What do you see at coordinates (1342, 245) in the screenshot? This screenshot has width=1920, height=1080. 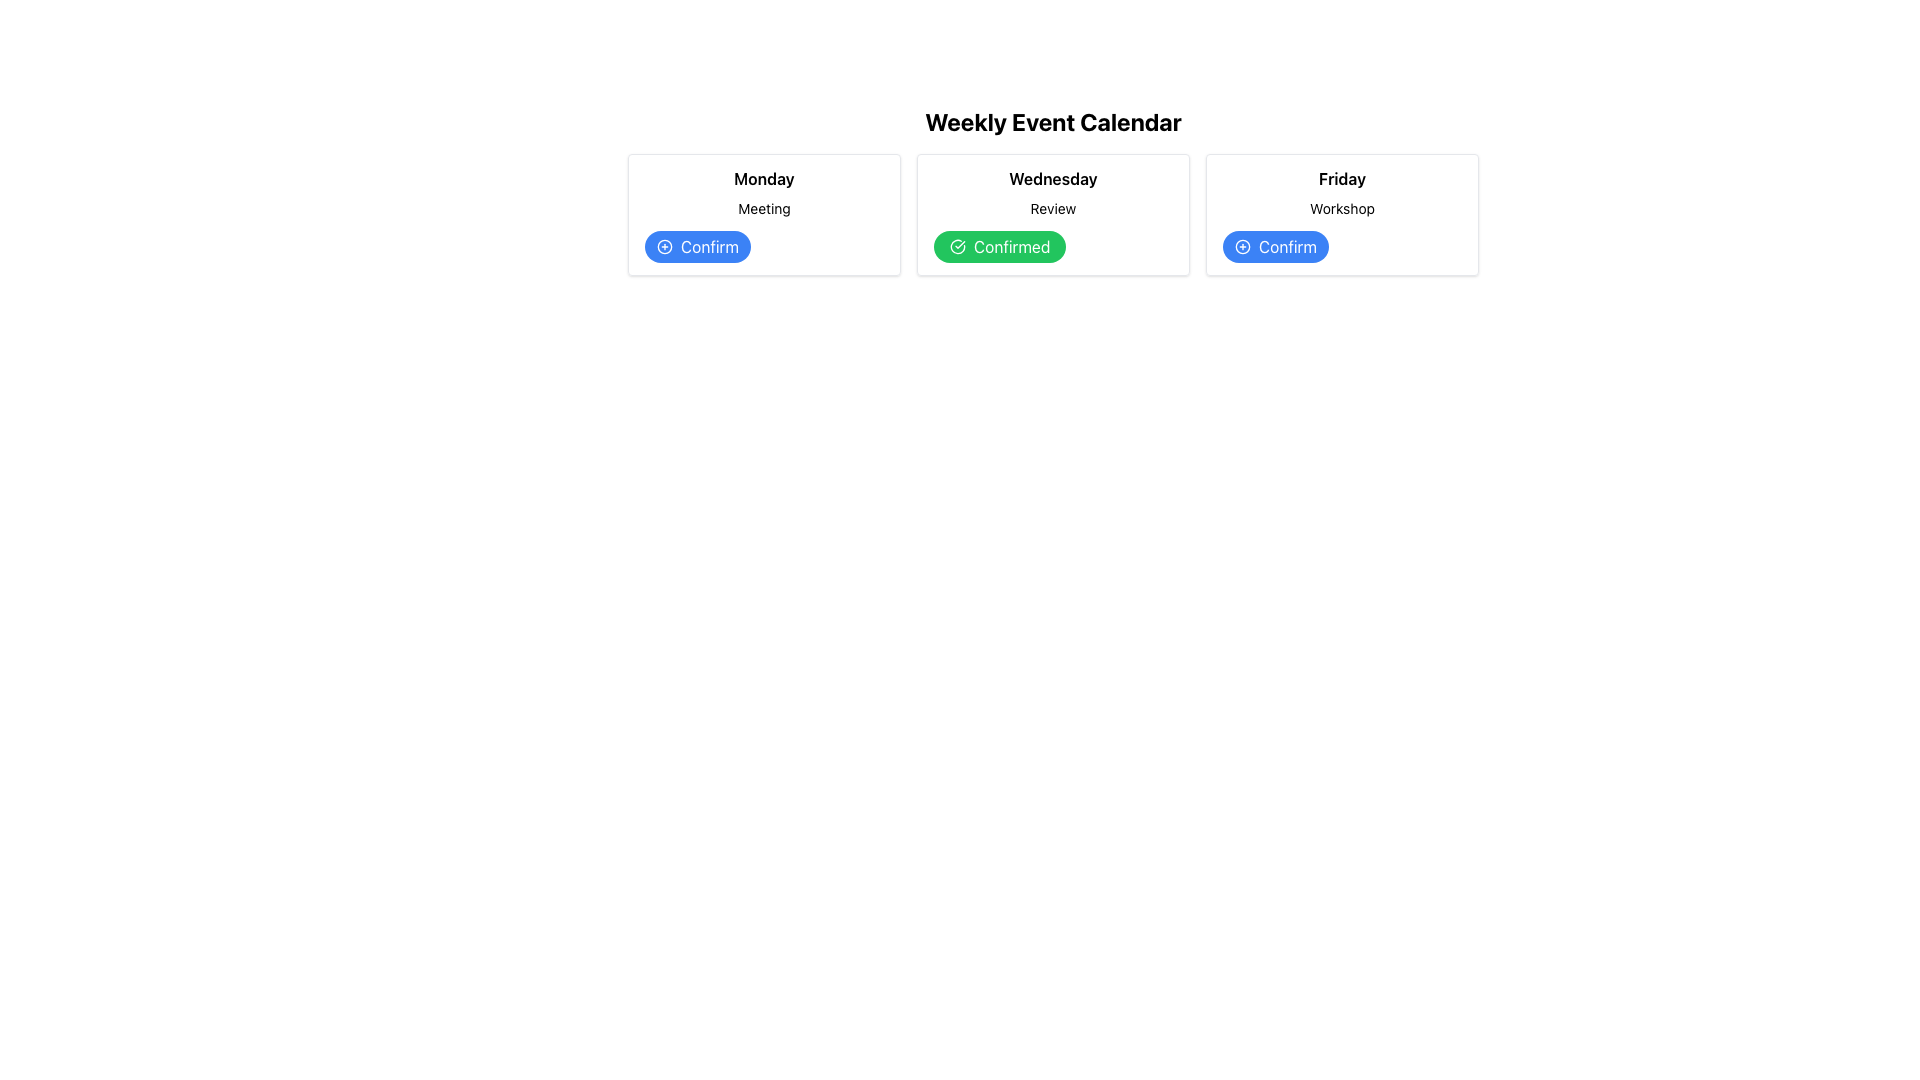 I see `the confirmation button for the 'Workshop' scheduled for Friday, located at the bottom center of the card labeled 'Friday'` at bounding box center [1342, 245].